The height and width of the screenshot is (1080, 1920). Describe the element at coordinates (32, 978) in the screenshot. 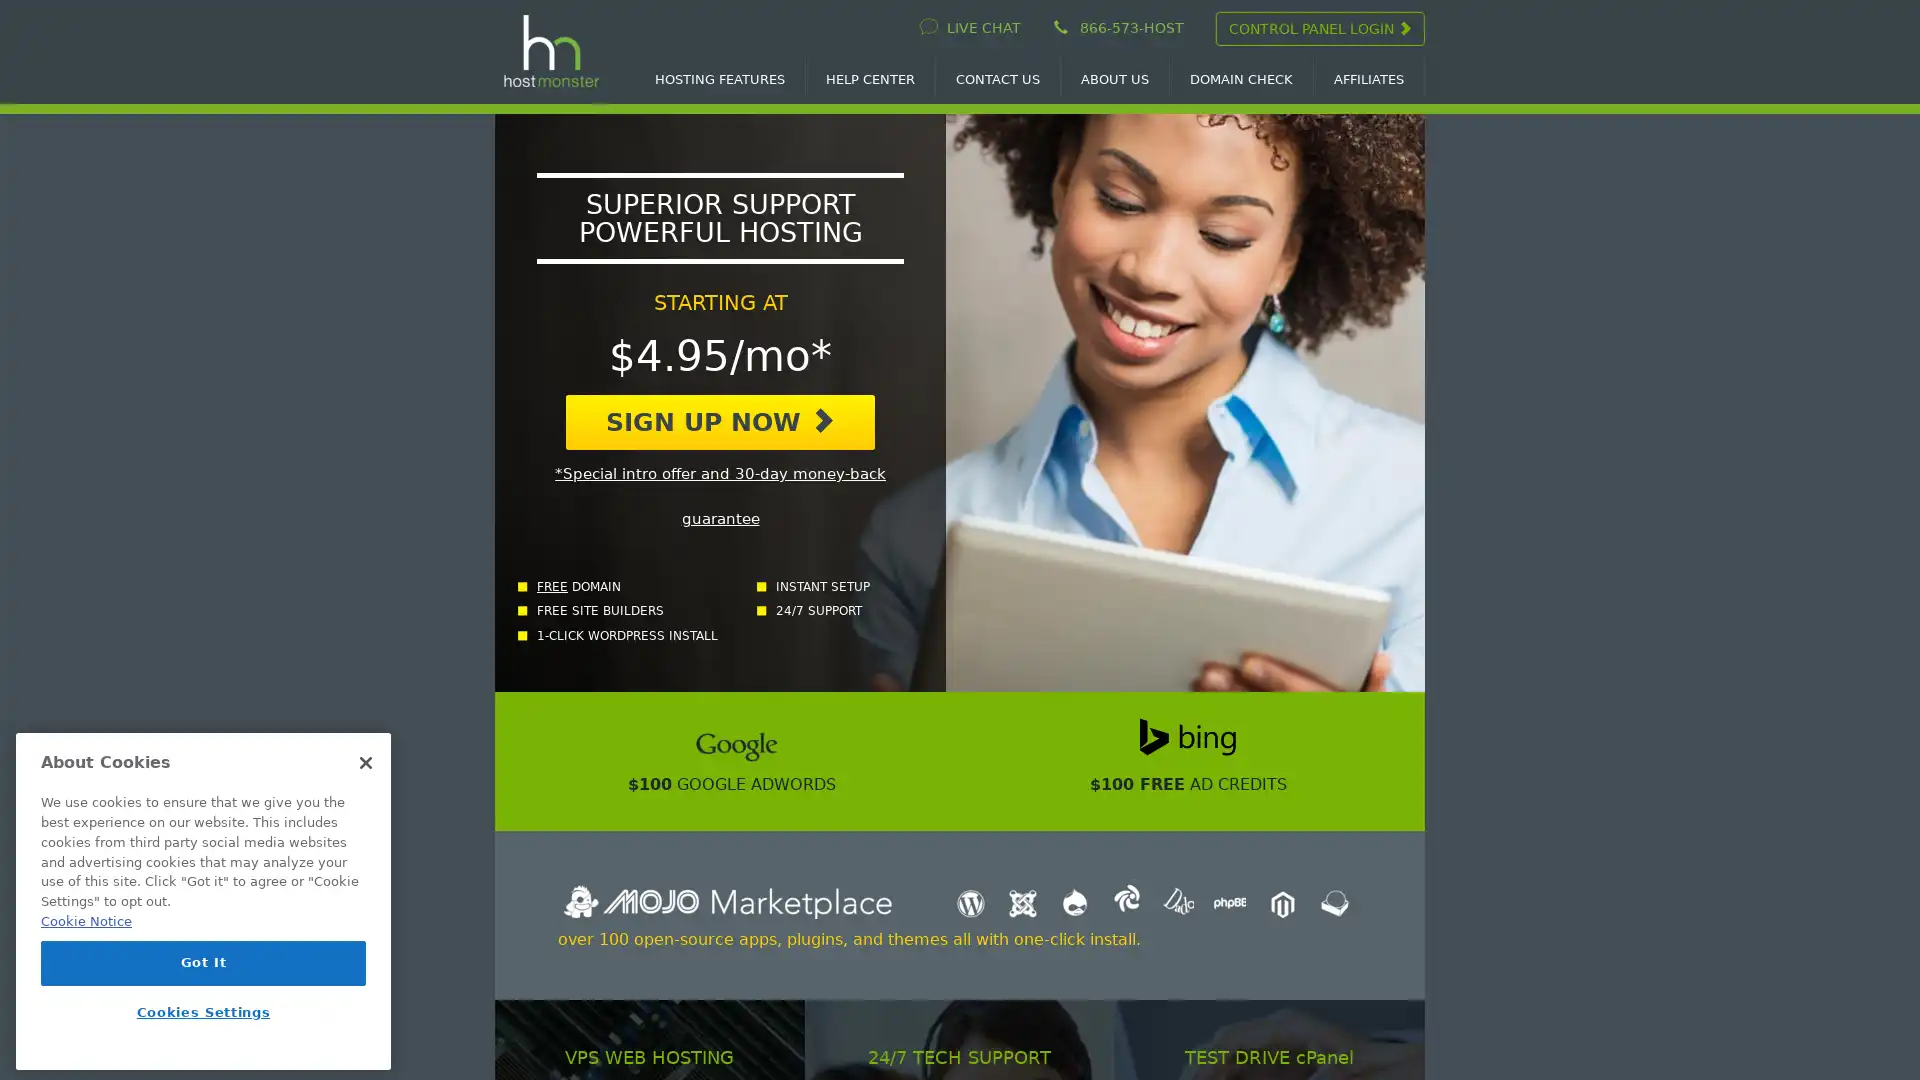

I see `Explore your accessibility options` at that location.